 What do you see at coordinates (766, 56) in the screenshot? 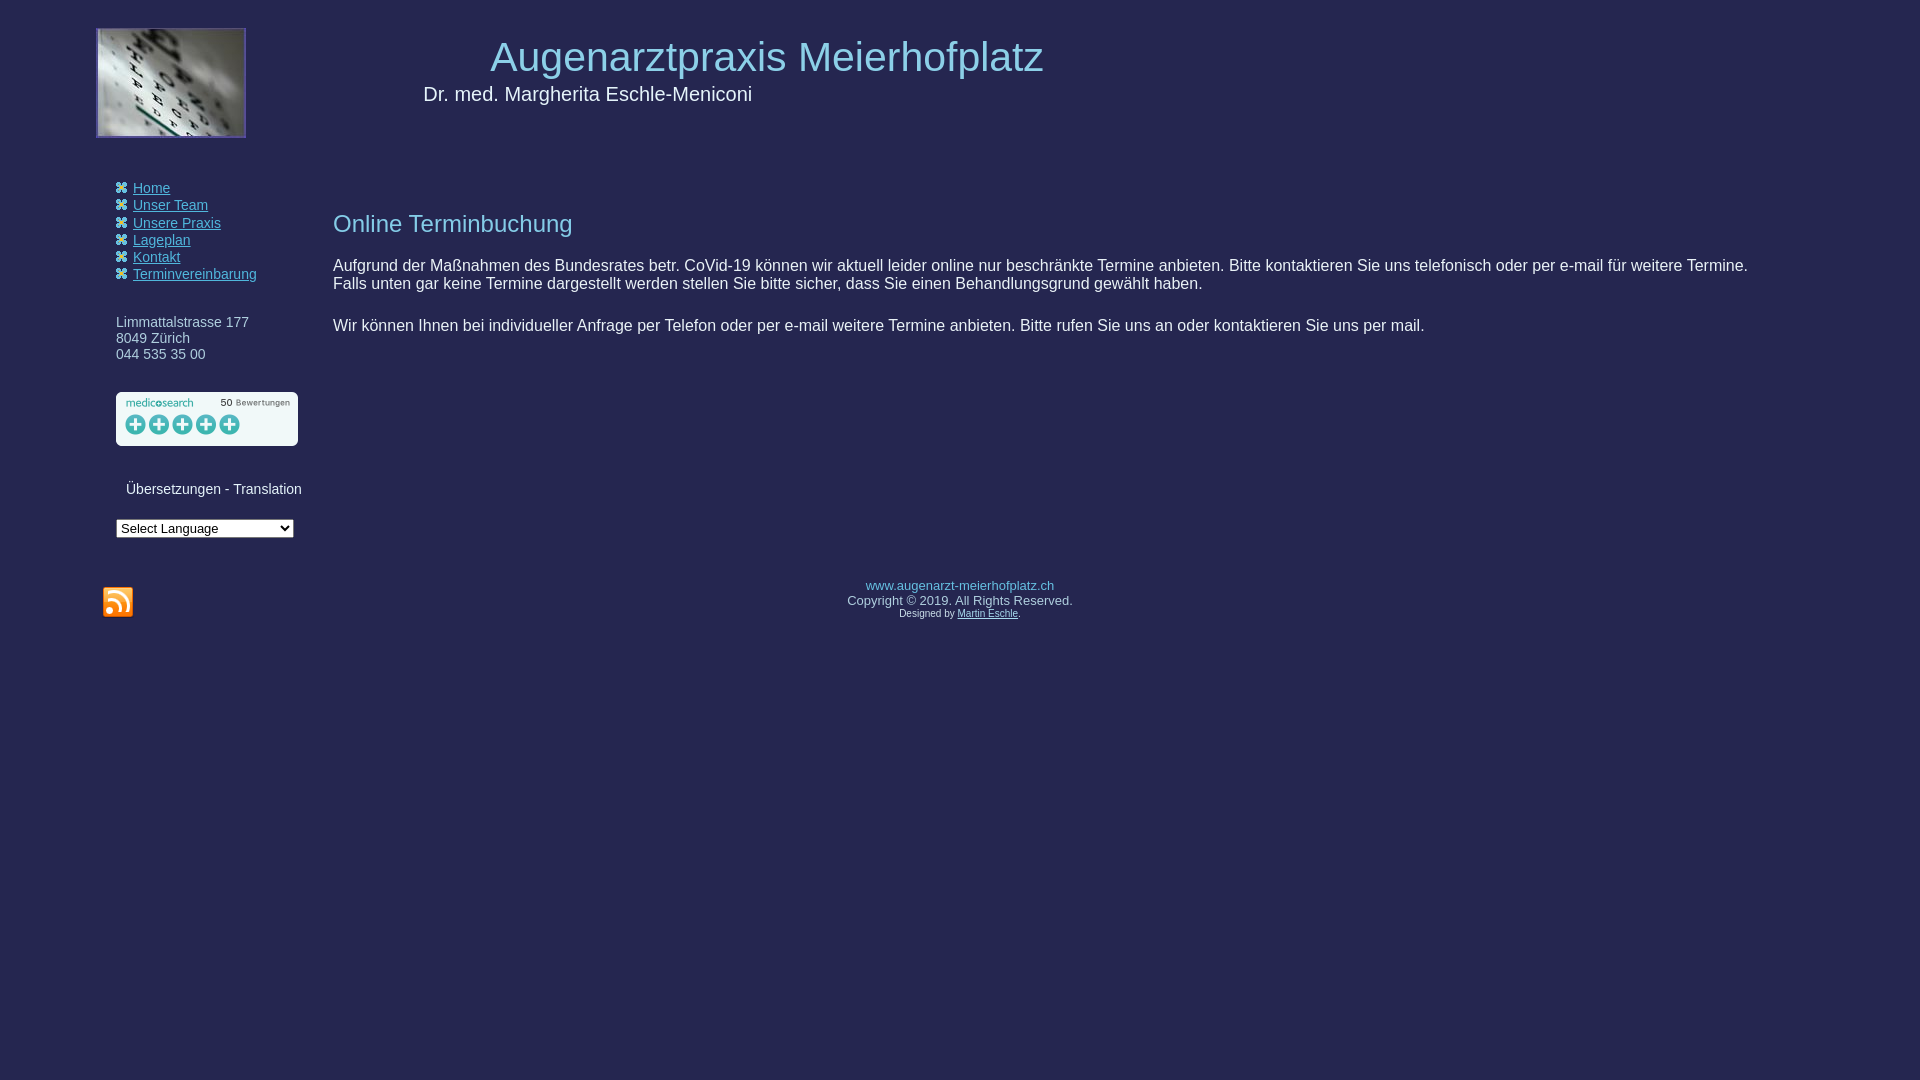
I see `'Augenarztpraxis Meierhofplatz'` at bounding box center [766, 56].